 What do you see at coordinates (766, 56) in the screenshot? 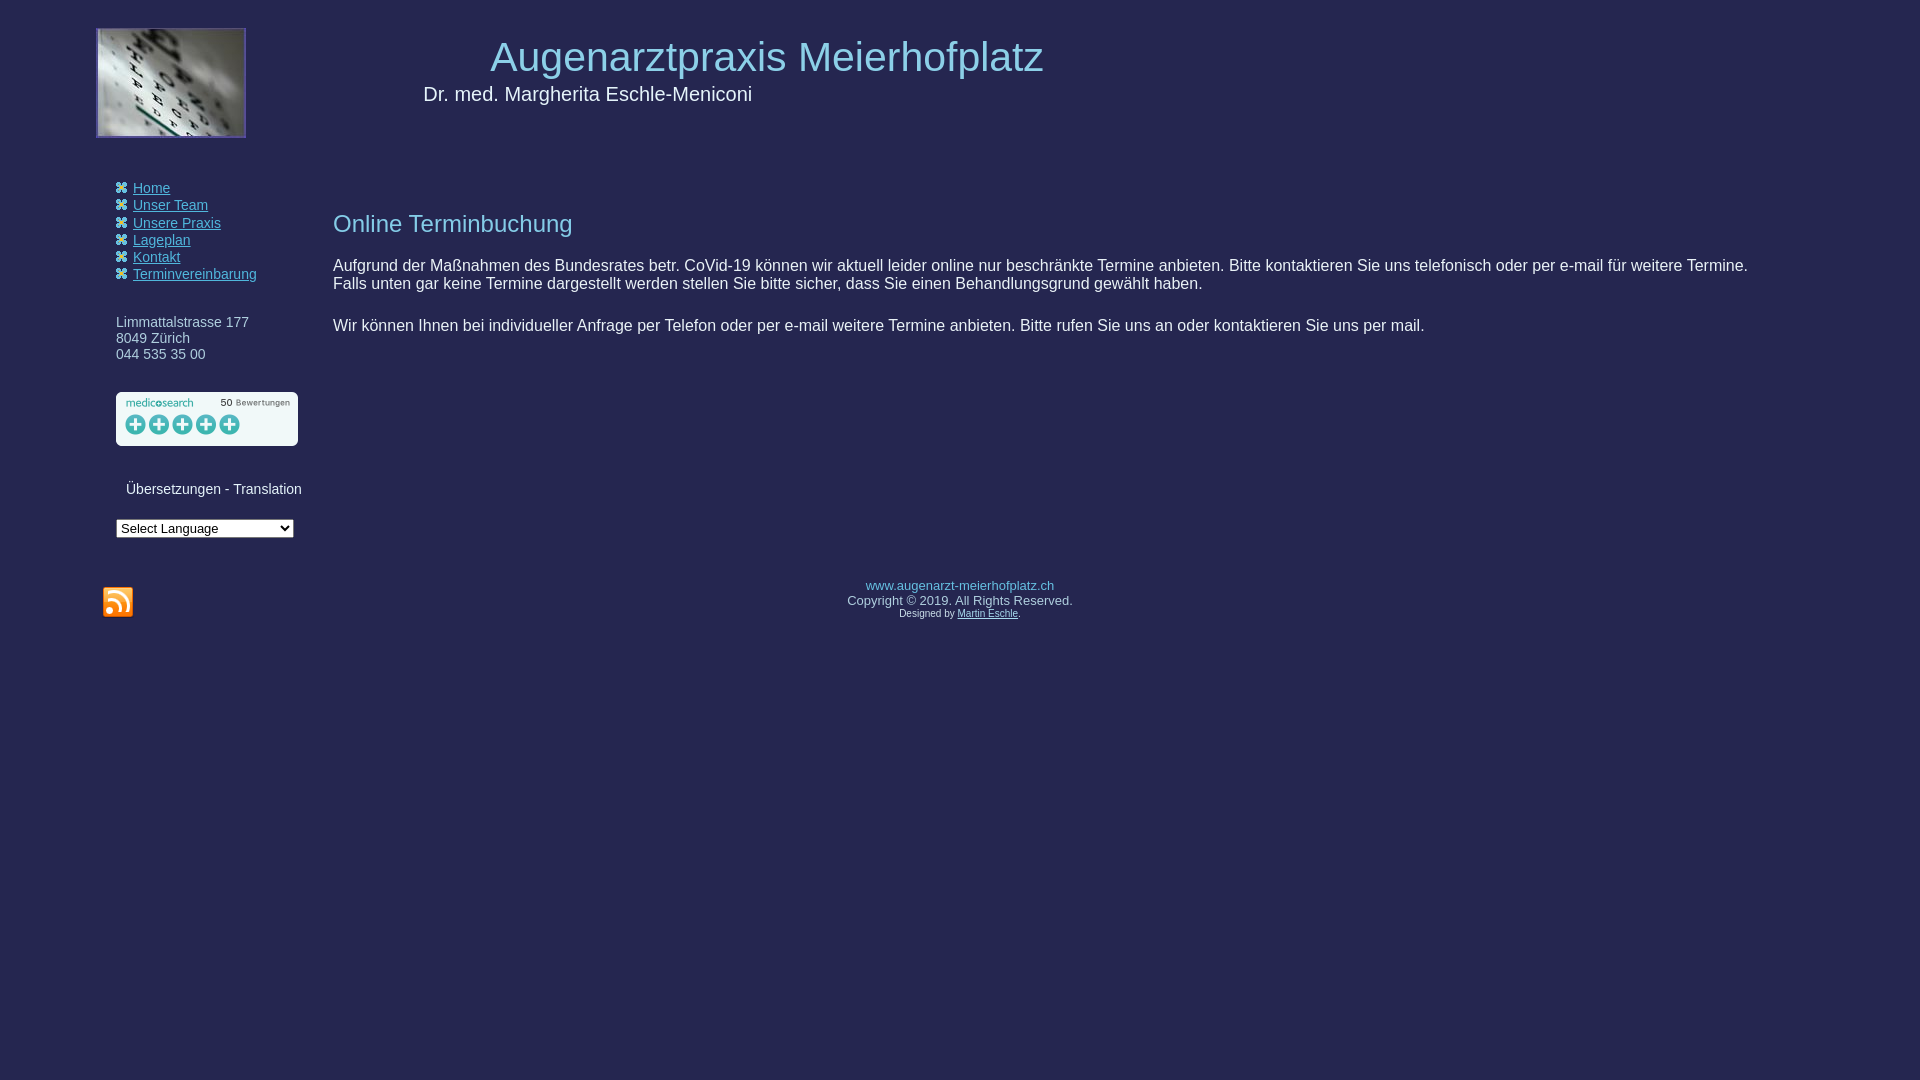
I see `'Augenarztpraxis Meierhofplatz'` at bounding box center [766, 56].